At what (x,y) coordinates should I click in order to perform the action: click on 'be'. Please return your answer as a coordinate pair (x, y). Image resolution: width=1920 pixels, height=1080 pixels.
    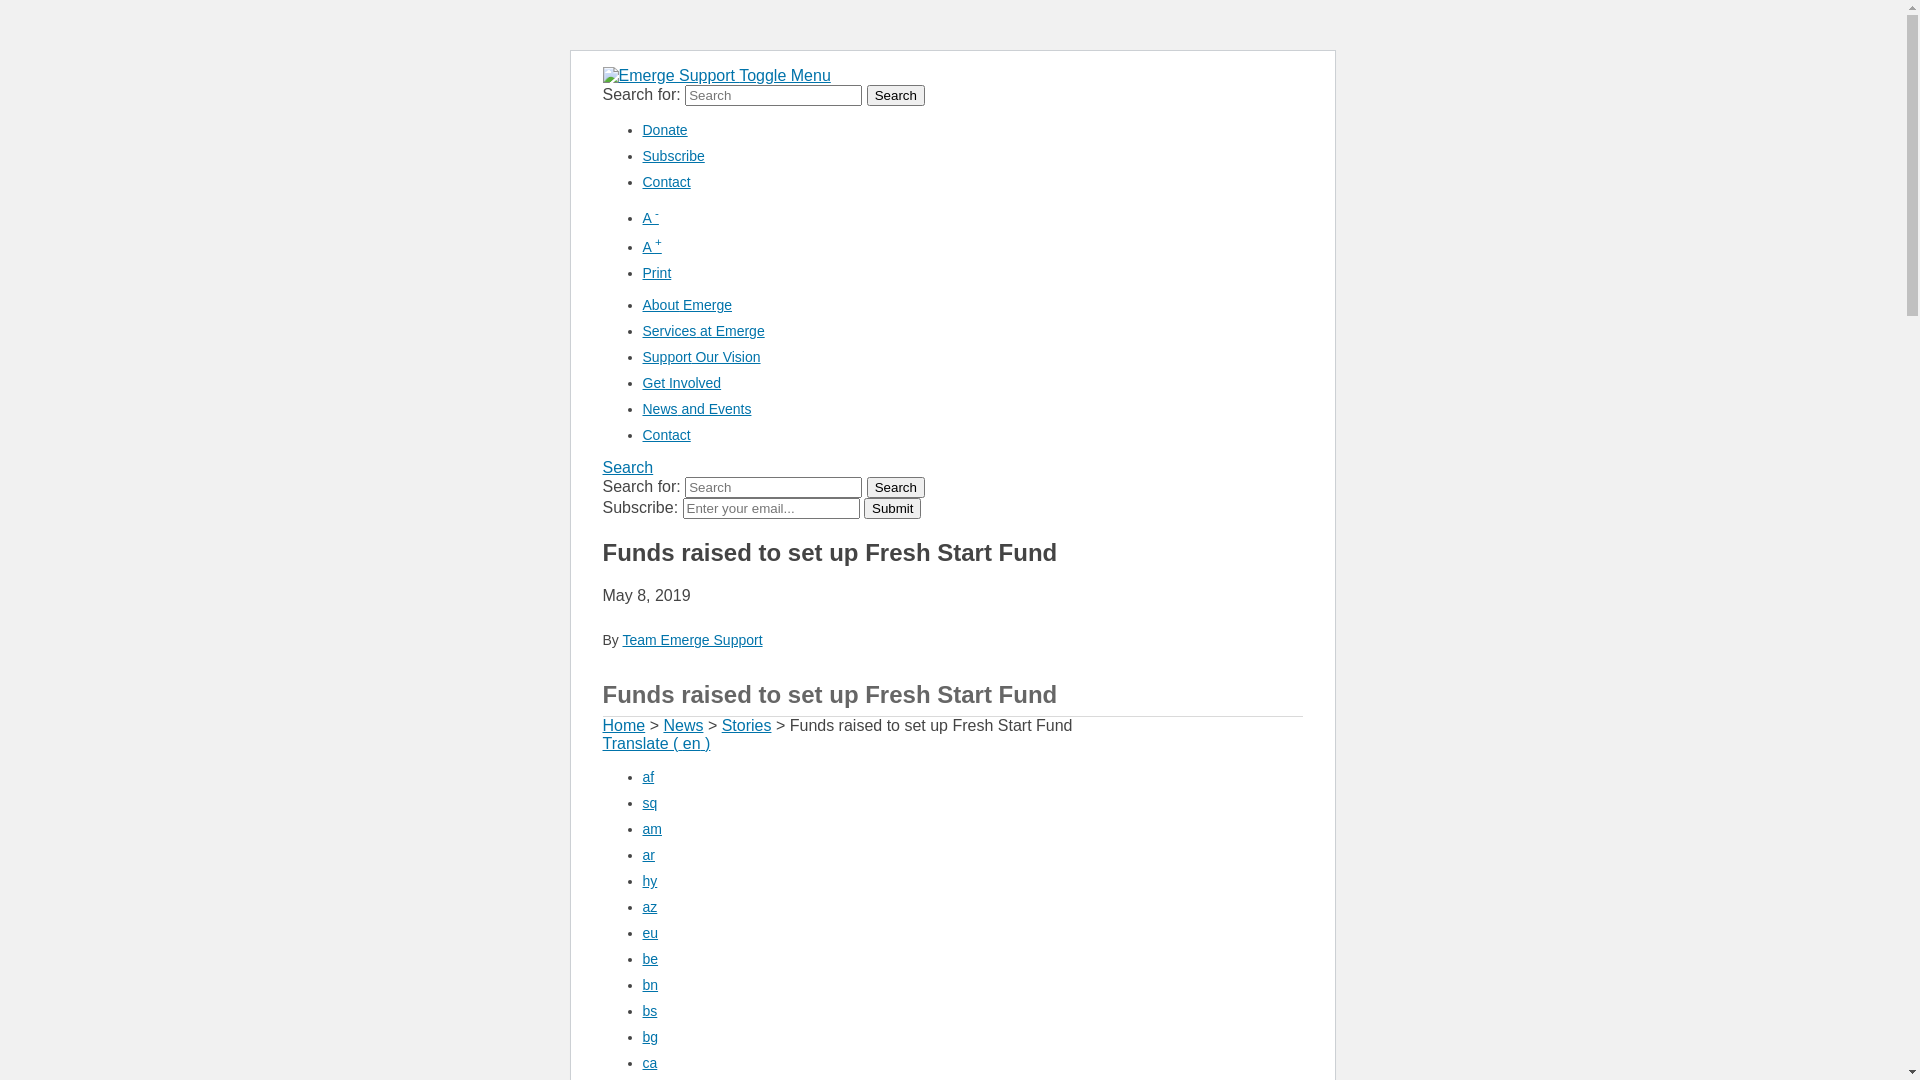
    Looking at the image, I should click on (649, 958).